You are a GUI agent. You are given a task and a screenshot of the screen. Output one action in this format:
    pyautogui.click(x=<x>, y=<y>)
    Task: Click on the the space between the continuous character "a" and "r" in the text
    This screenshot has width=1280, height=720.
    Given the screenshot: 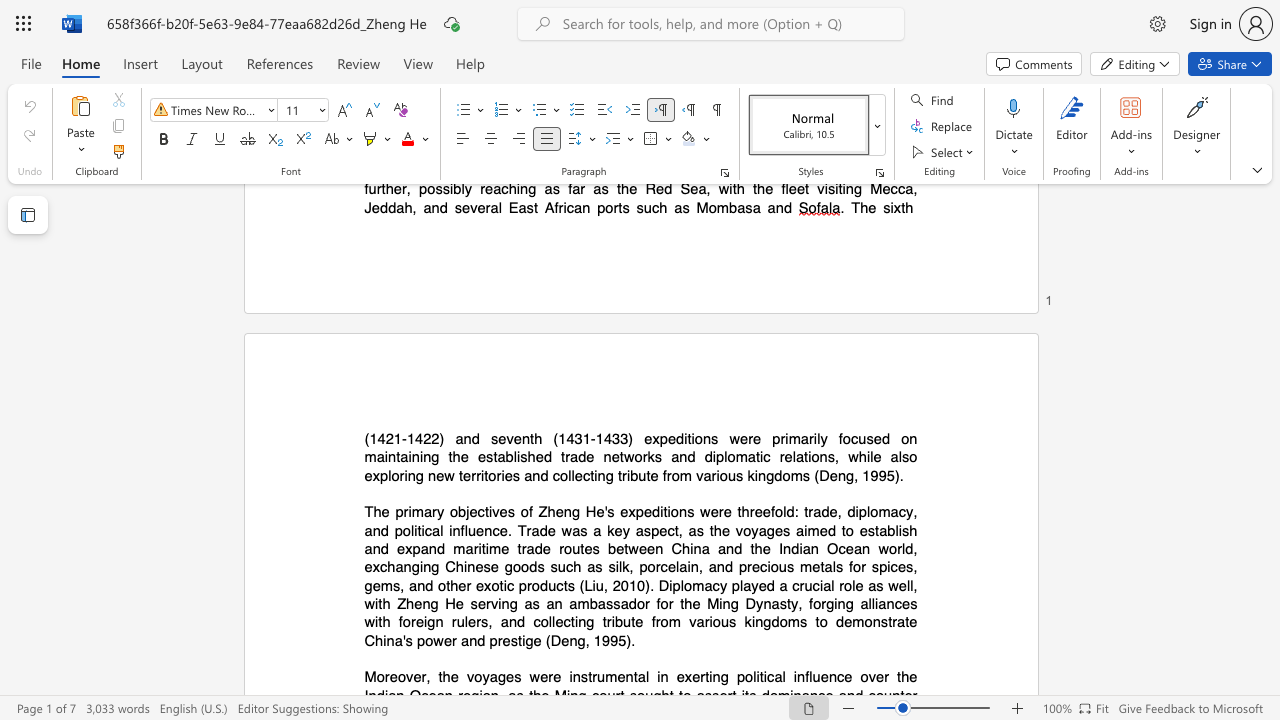 What is the action you would take?
    pyautogui.click(x=430, y=511)
    